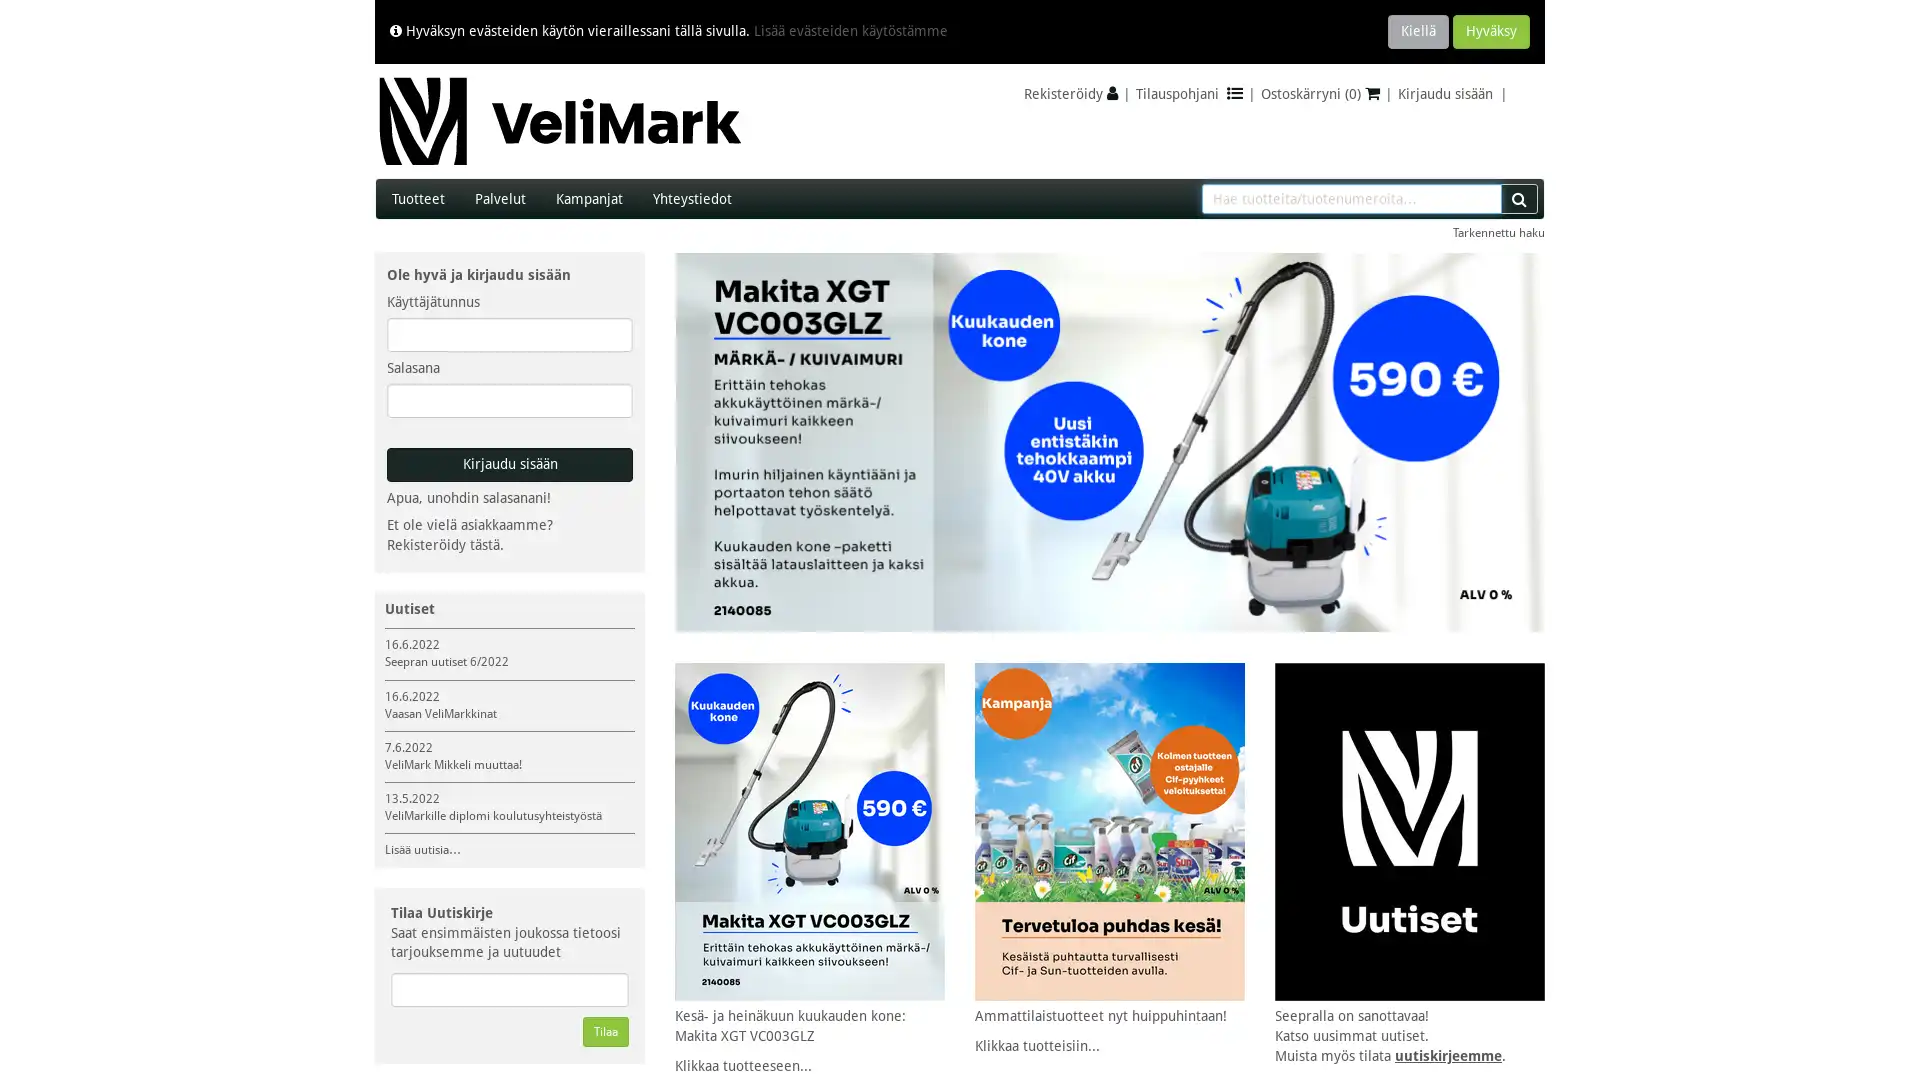 The image size is (1920, 1080). What do you see at coordinates (604, 1032) in the screenshot?
I see `Tilaa` at bounding box center [604, 1032].